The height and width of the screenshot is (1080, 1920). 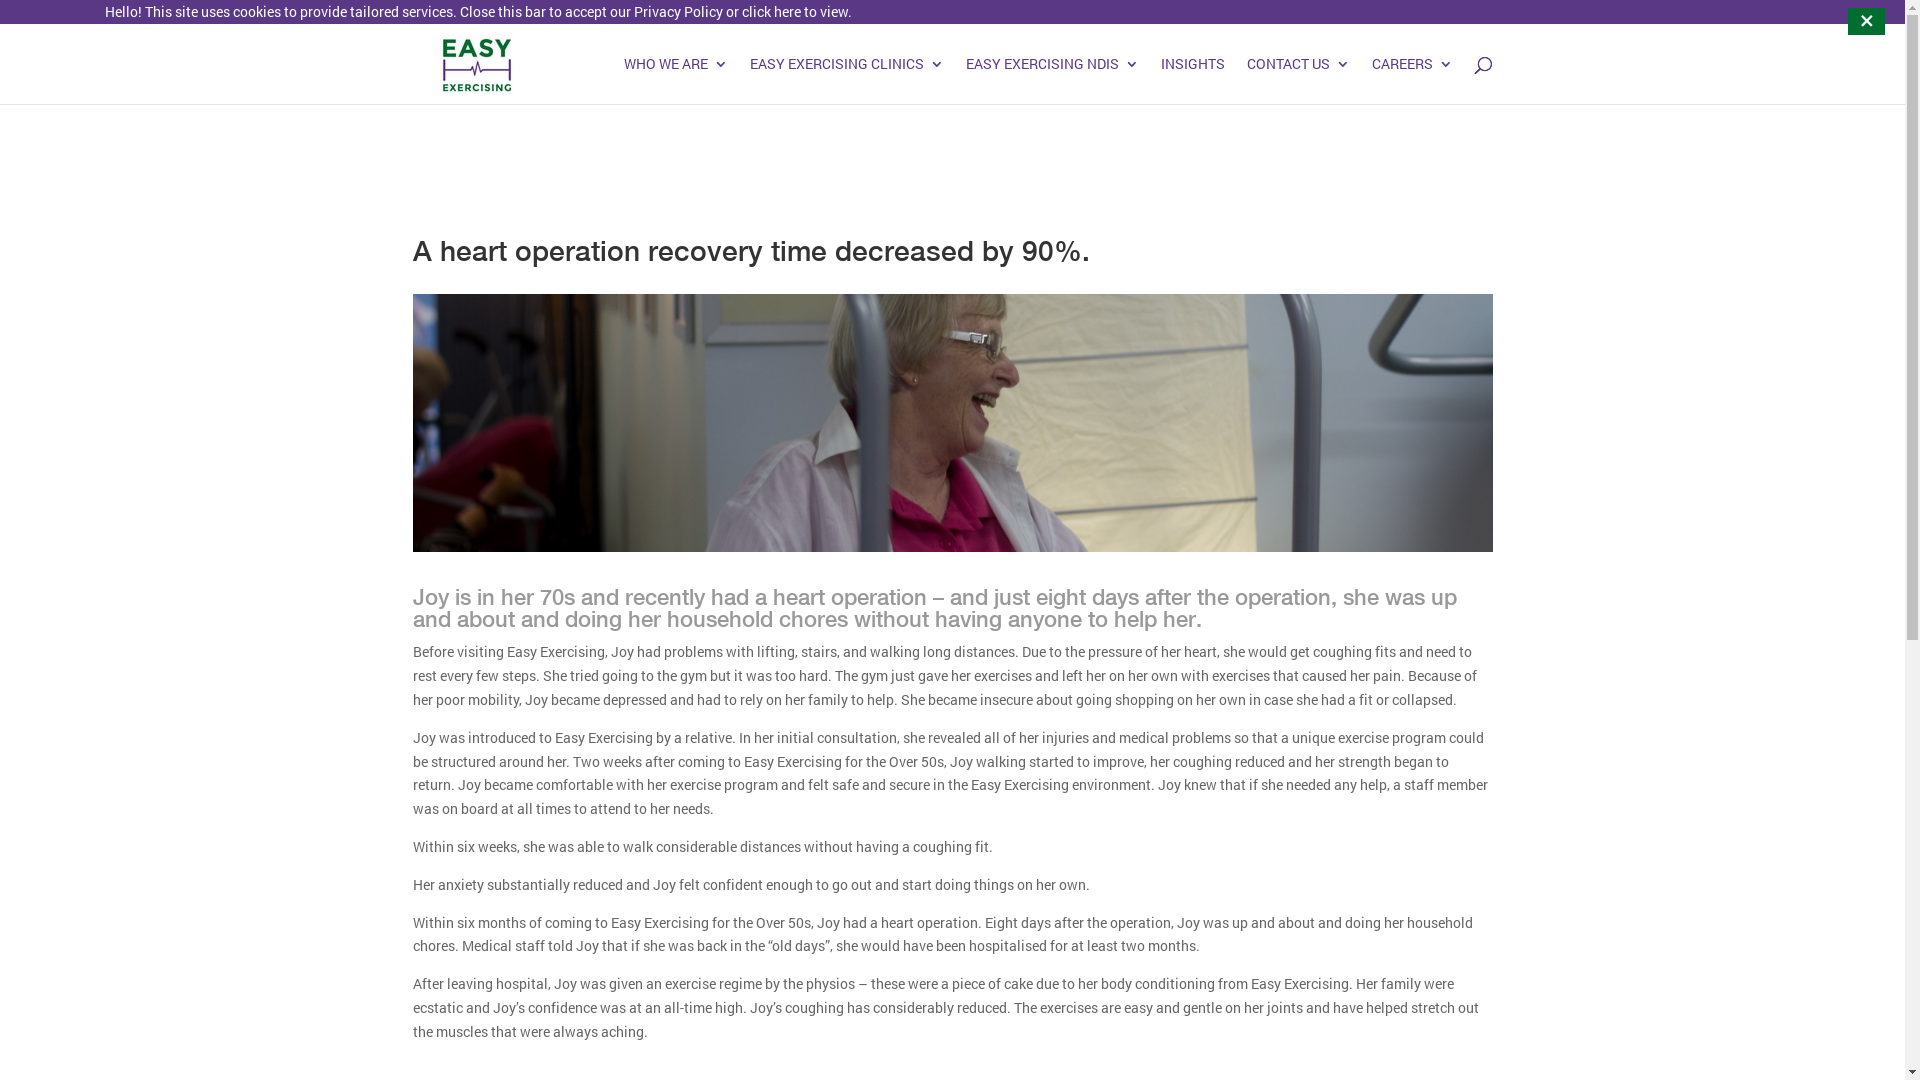 I want to click on 'CONTACT US', so click(x=1245, y=79).